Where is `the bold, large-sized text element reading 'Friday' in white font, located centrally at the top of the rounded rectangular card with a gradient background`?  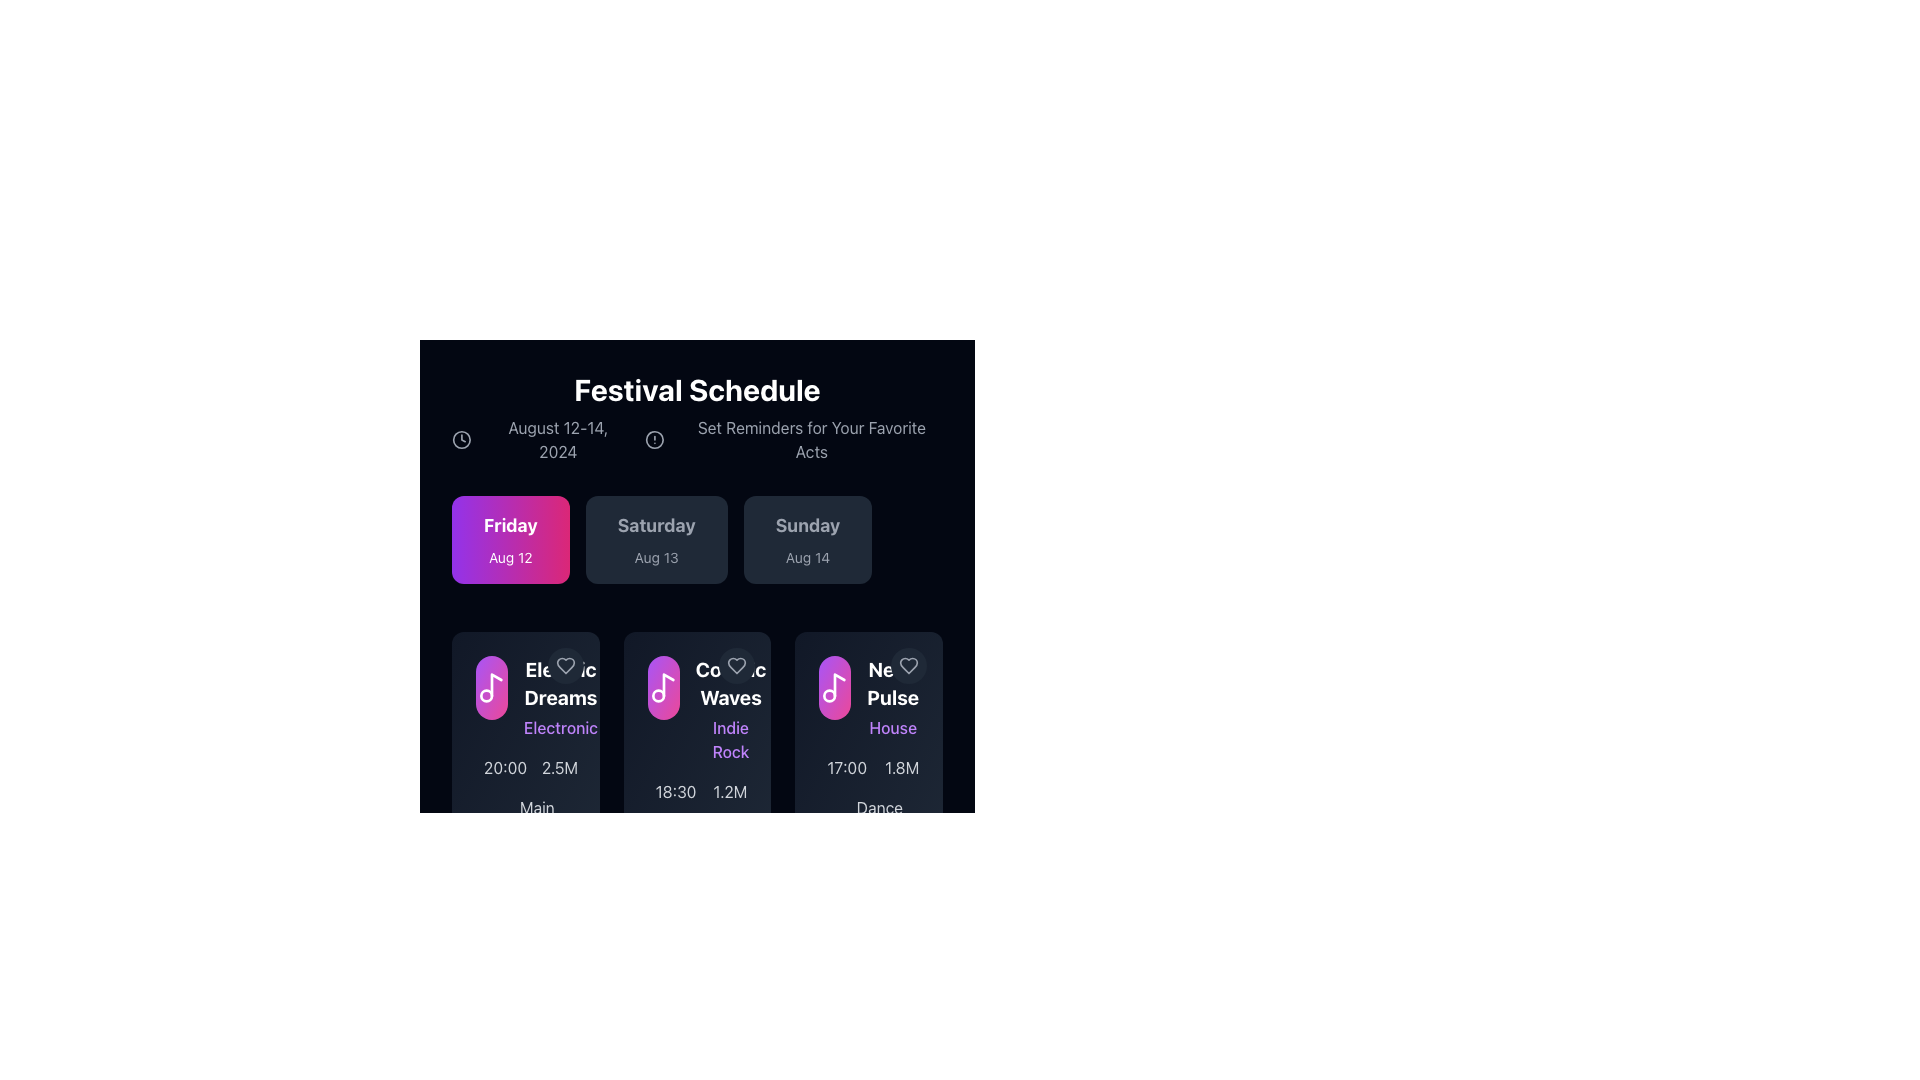
the bold, large-sized text element reading 'Friday' in white font, located centrally at the top of the rounded rectangular card with a gradient background is located at coordinates (510, 524).